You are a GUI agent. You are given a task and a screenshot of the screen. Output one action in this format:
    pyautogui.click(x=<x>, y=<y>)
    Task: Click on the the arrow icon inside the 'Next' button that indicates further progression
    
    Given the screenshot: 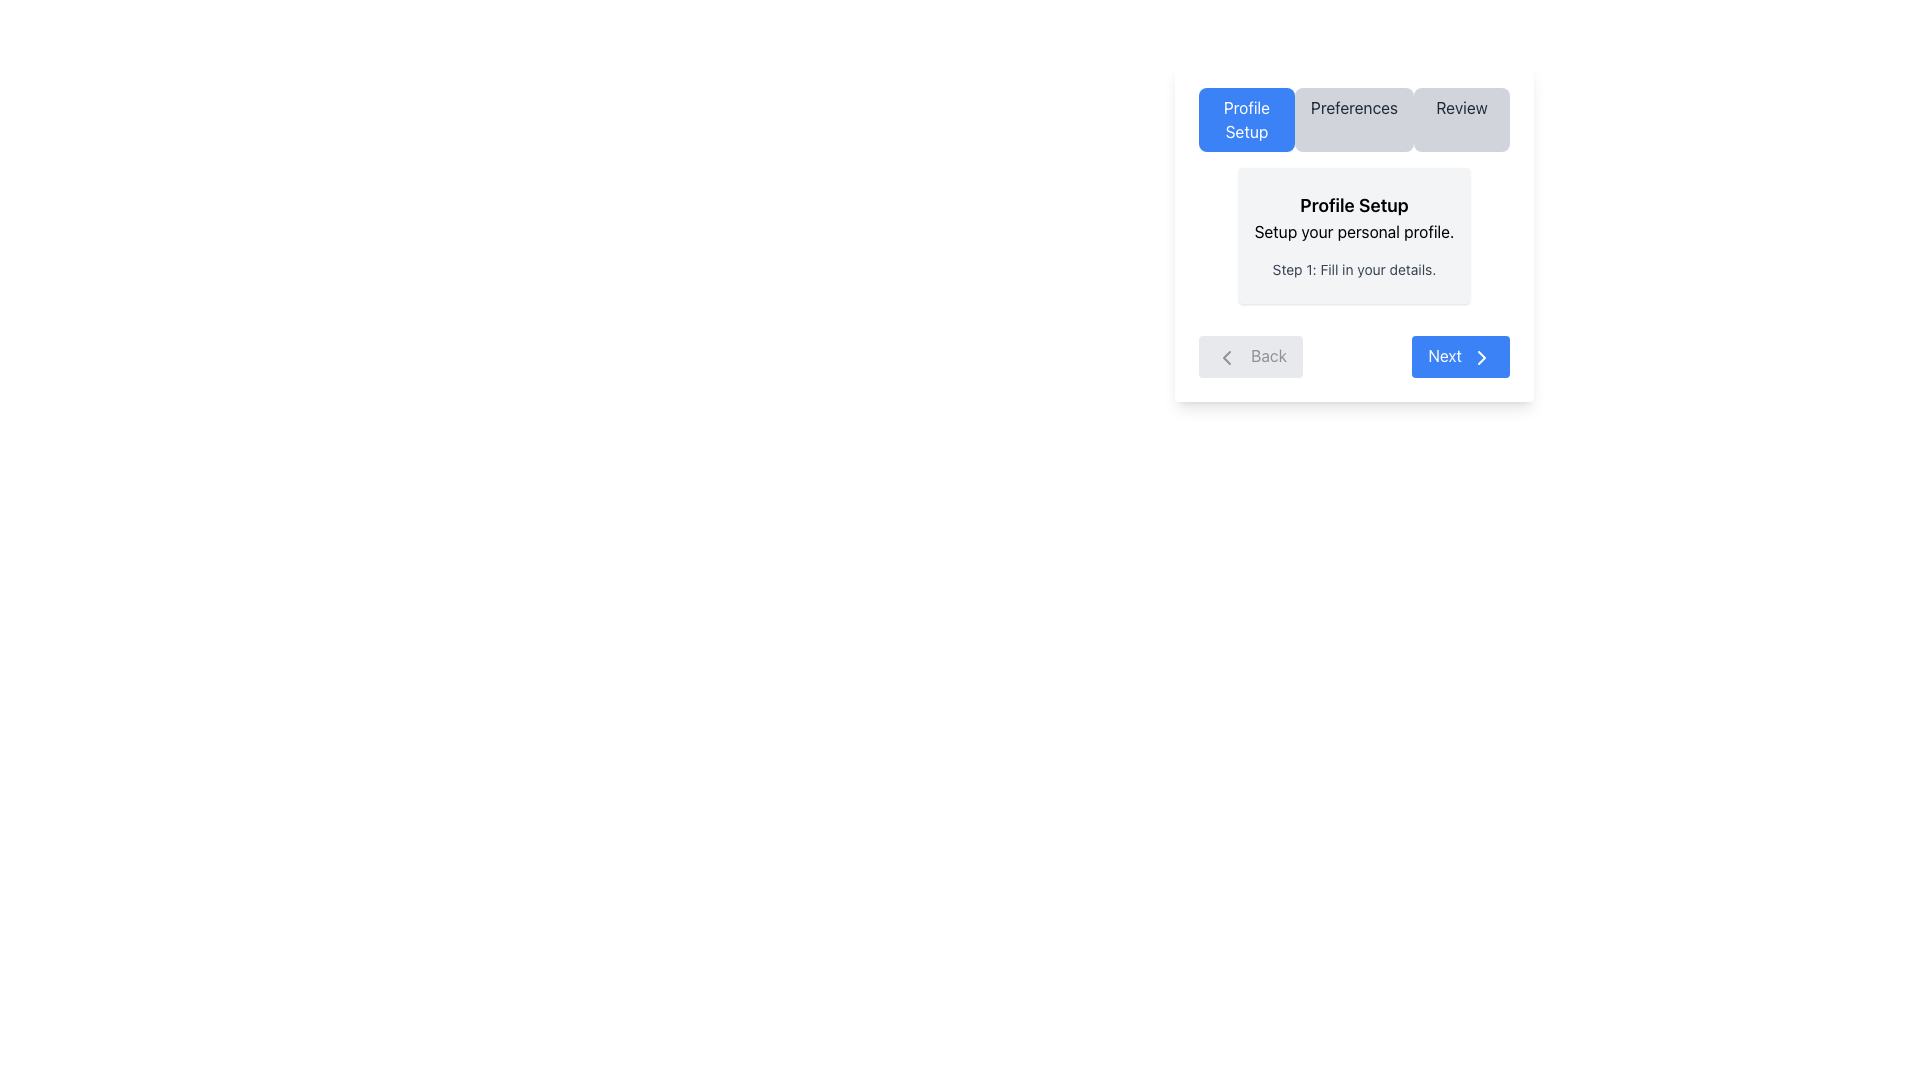 What is the action you would take?
    pyautogui.click(x=1482, y=356)
    